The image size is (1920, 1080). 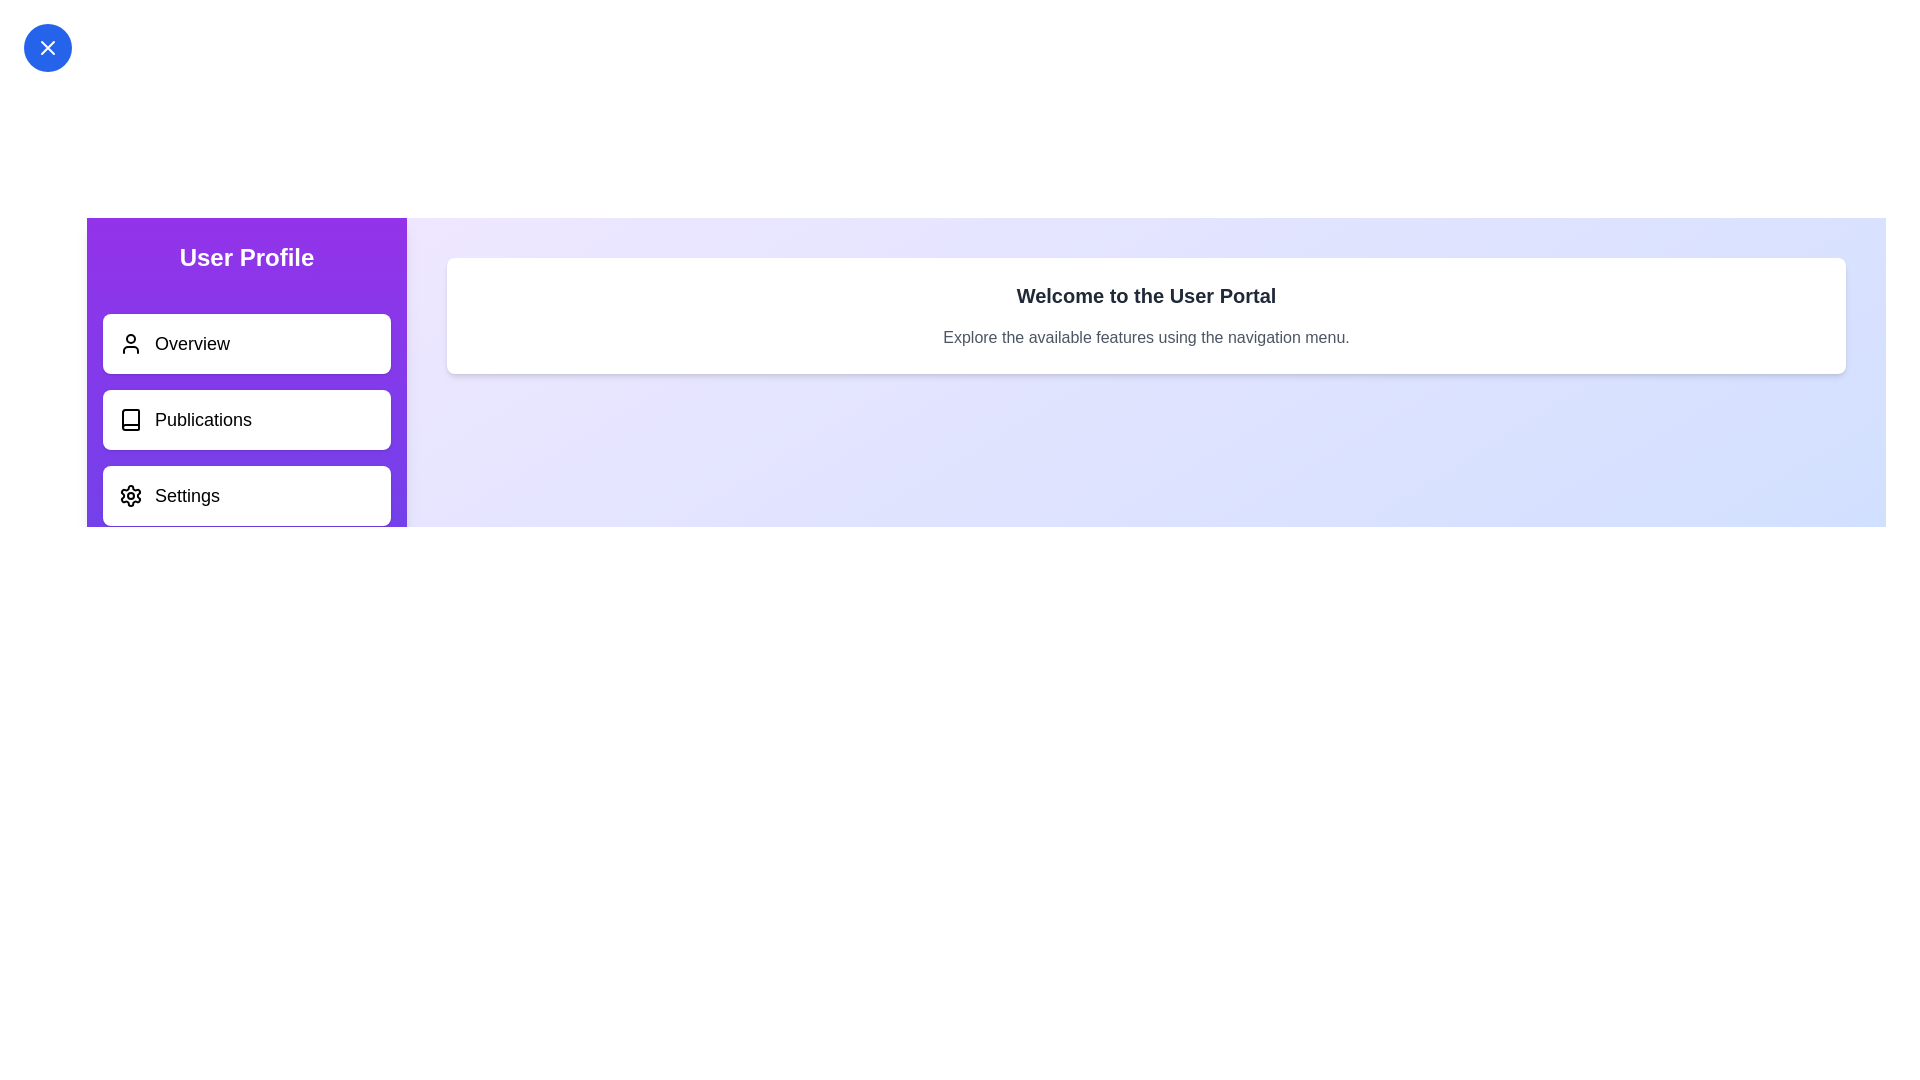 What do you see at coordinates (245, 419) in the screenshot?
I see `the Publications menu item to navigate to the respective section` at bounding box center [245, 419].